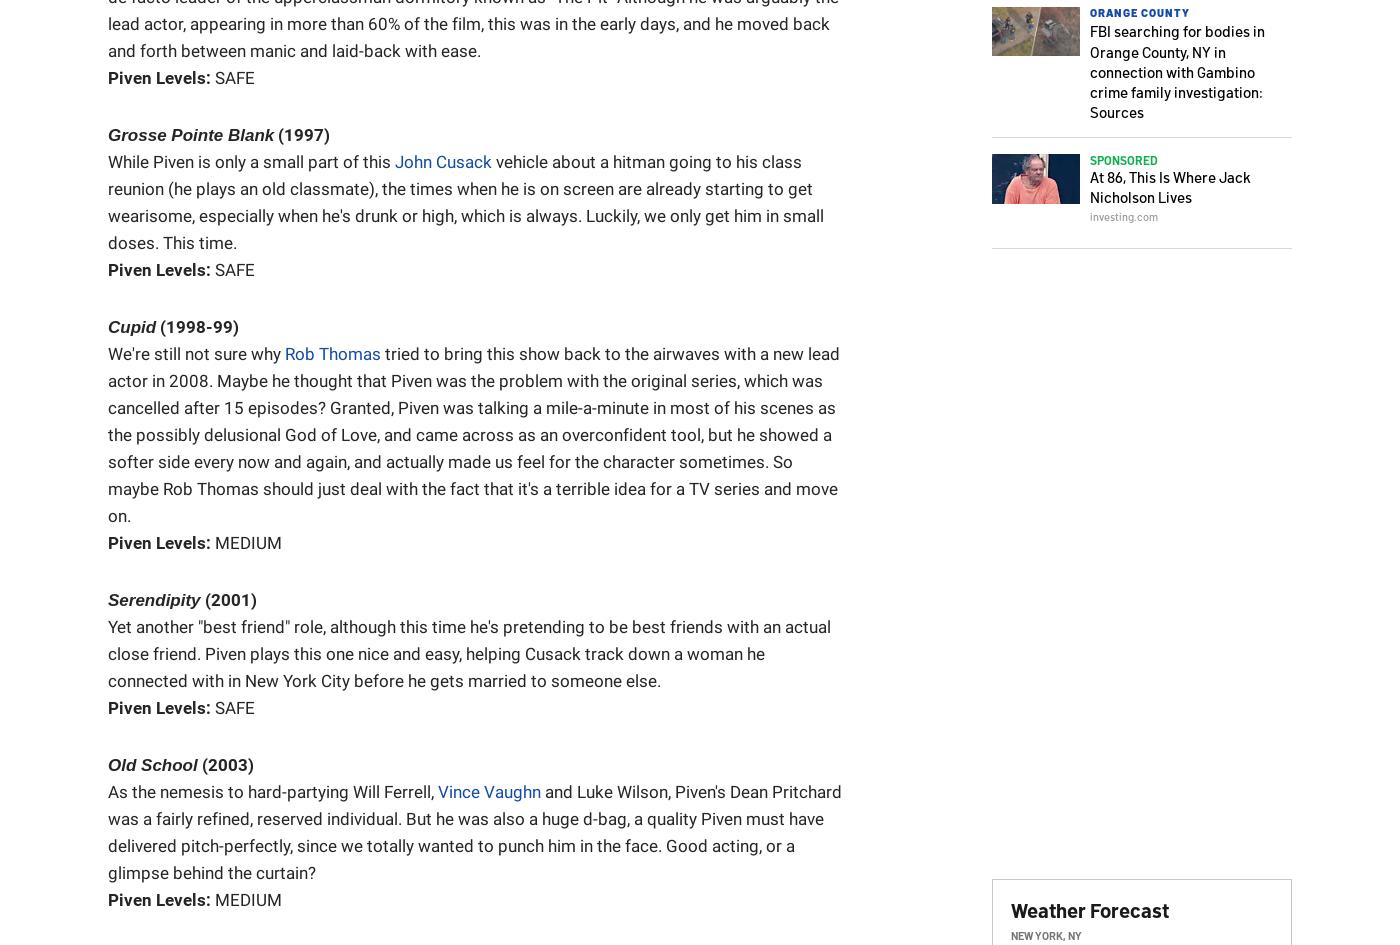  Describe the element at coordinates (107, 434) in the screenshot. I see `'tried to bring this show back to the airwaves with a new lead actor in 2008. Maybe he thought that Piven was the problem with the original series, which was cancelled after 15 episodes? Granted, Piven was talking a mile-a-minute in most of his scenes as the possibly delusional God of Love, and came across as an overconfident tool, but he showed a softer side every now and again, and actually made us feel for the character sometimes. So maybe Rob Thomas should just deal with the fact that it's a terrible idea for a TV series and move on.'` at that location.